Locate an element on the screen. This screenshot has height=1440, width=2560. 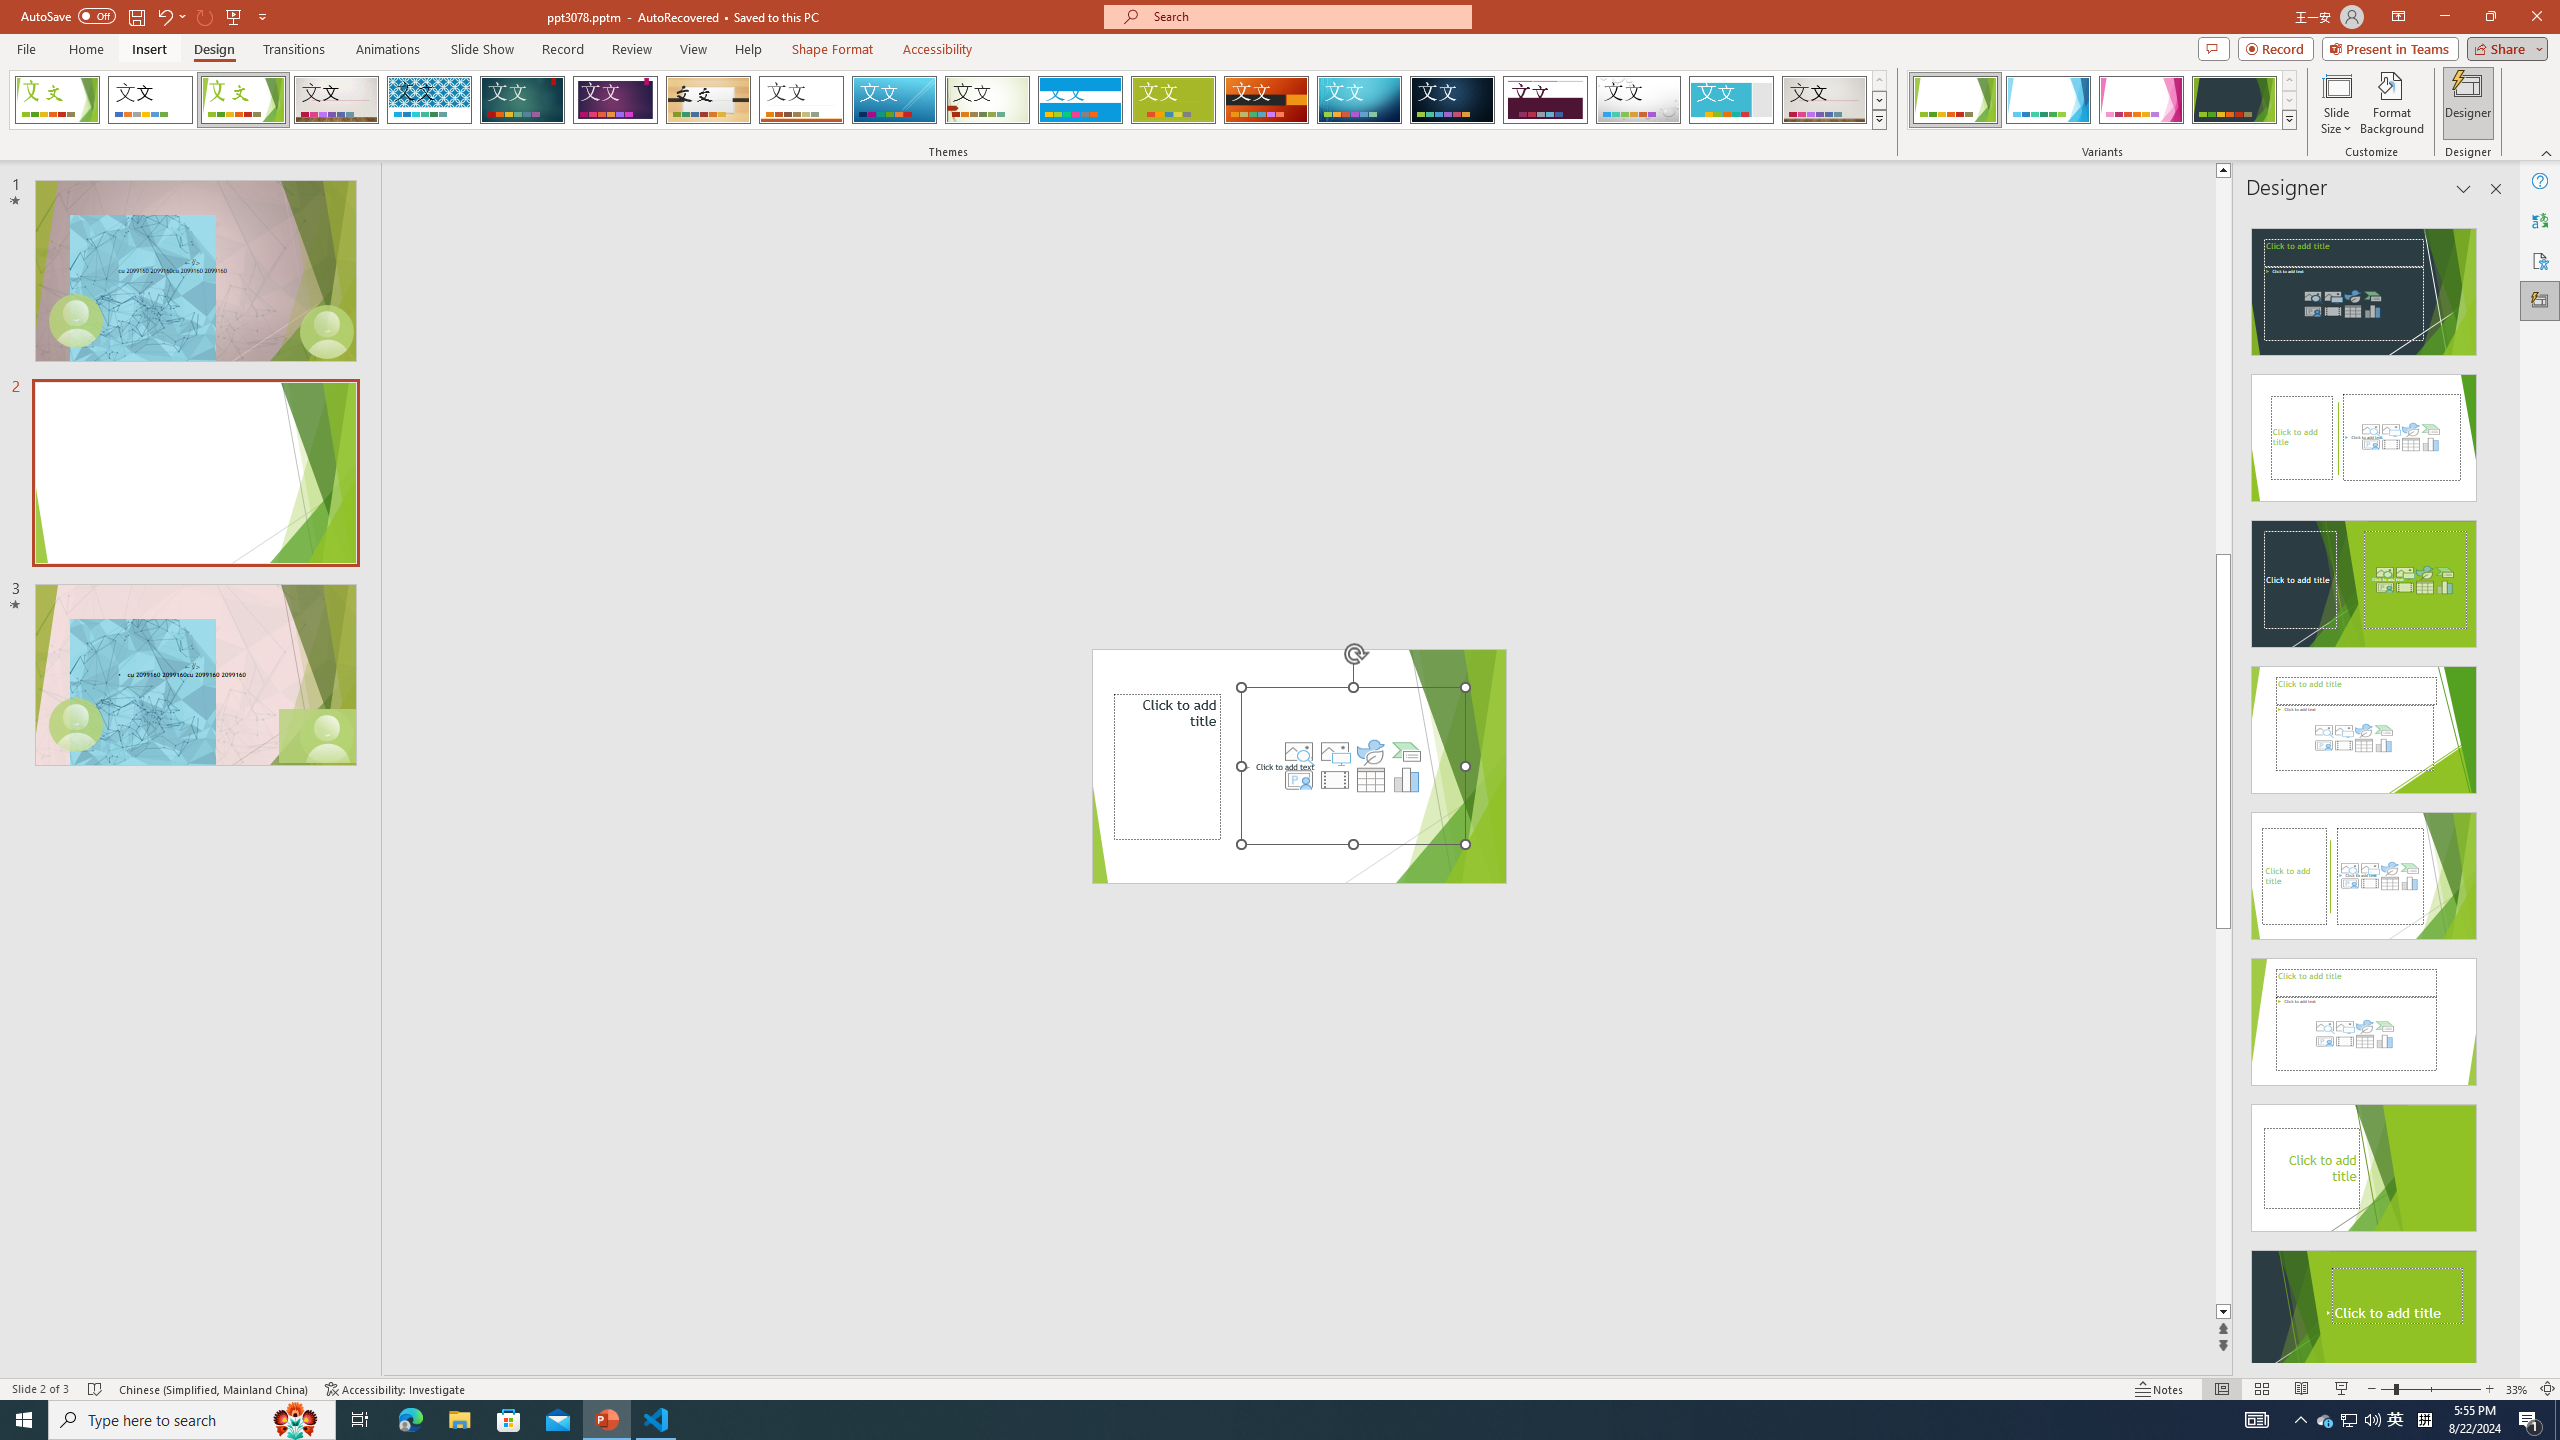
'Integral' is located at coordinates (429, 99).